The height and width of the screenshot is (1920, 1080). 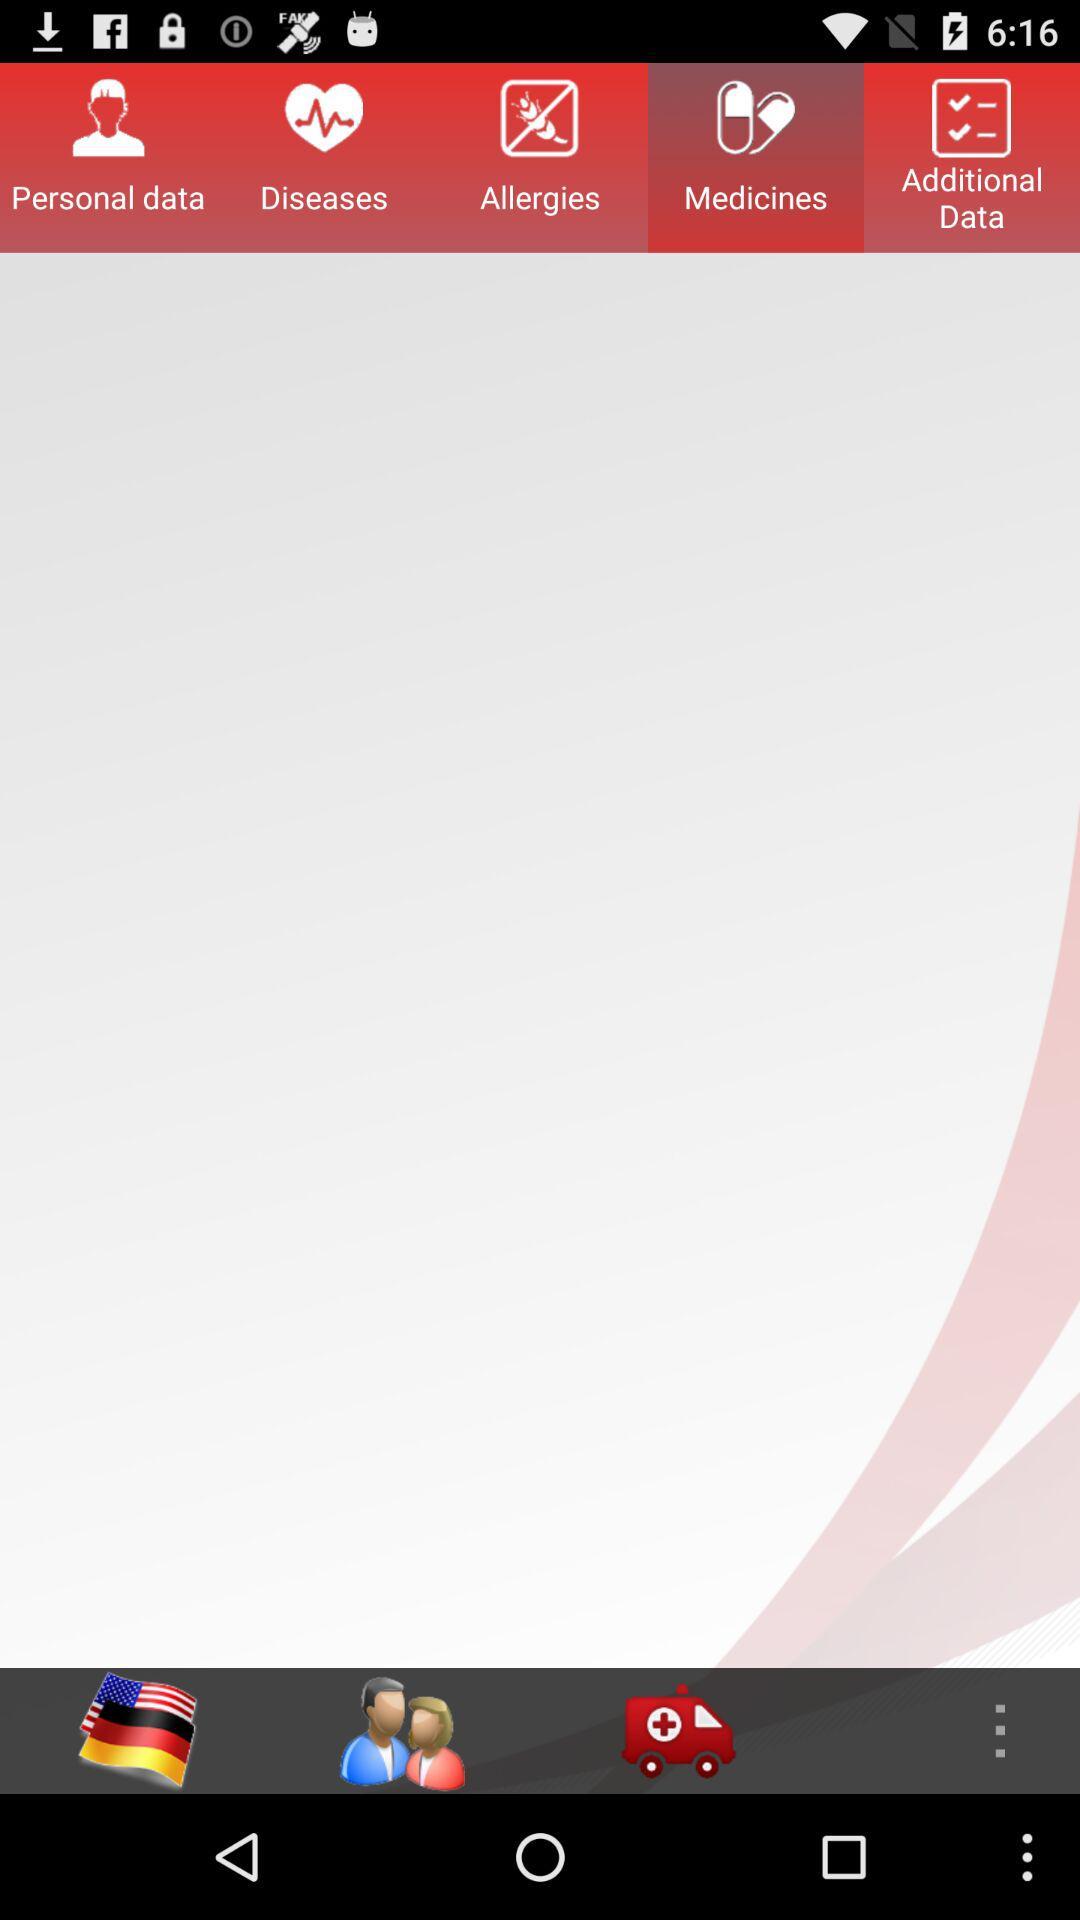 What do you see at coordinates (540, 156) in the screenshot?
I see `allergies` at bounding box center [540, 156].